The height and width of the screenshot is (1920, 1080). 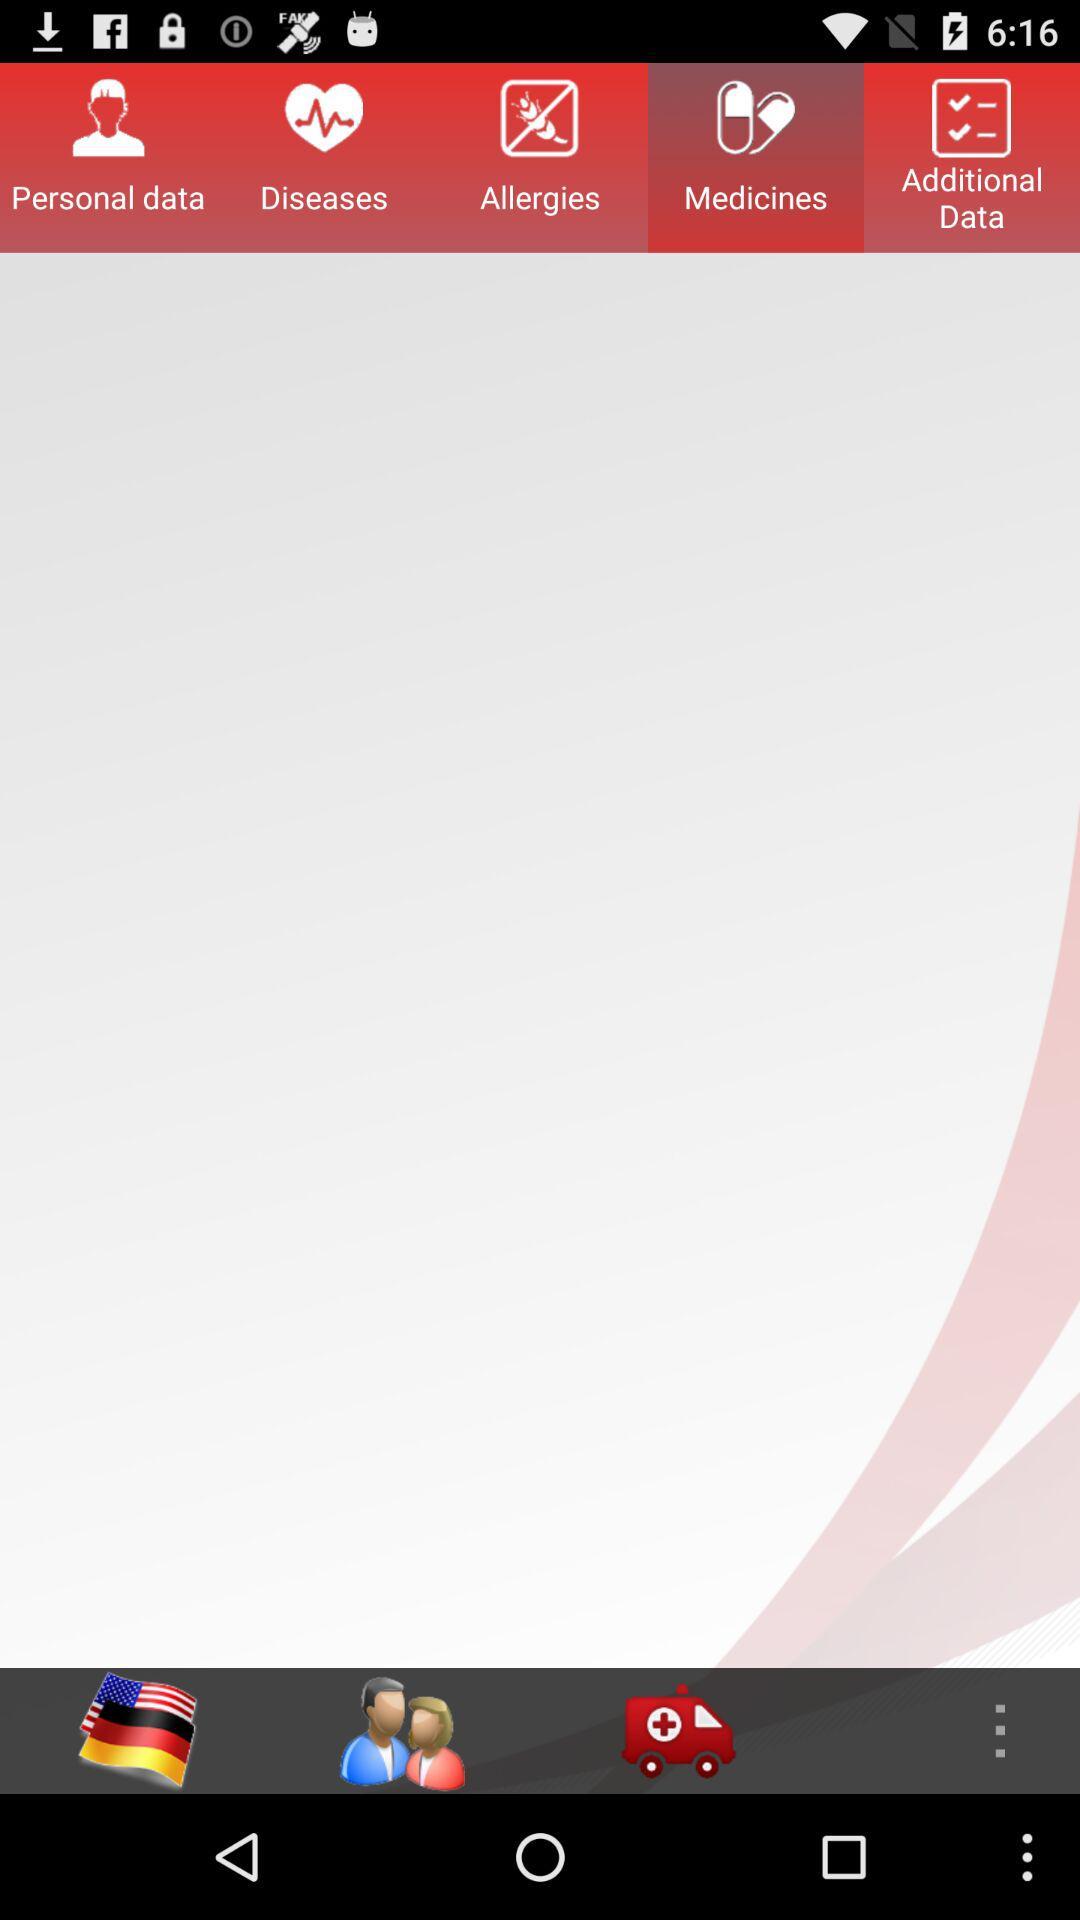 What do you see at coordinates (540, 156) in the screenshot?
I see `allergies` at bounding box center [540, 156].